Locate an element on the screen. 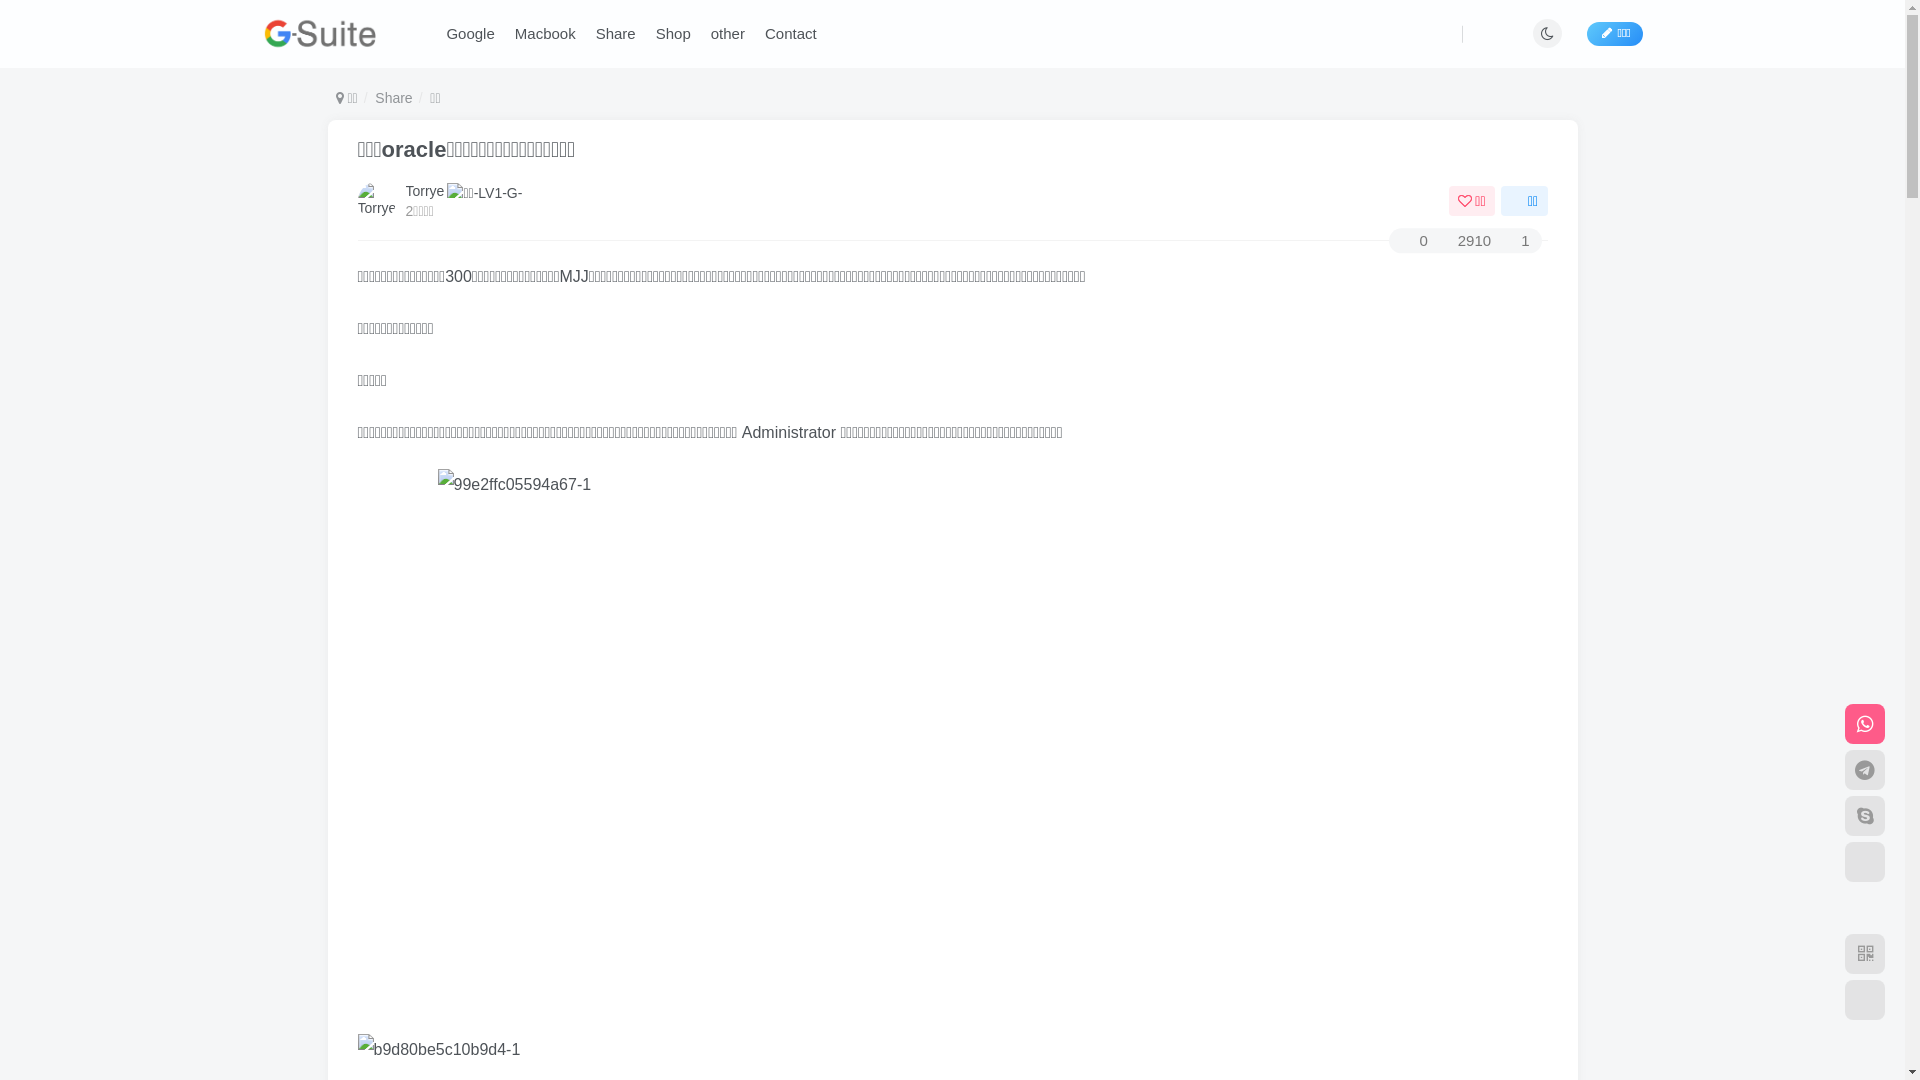  'Share' is located at coordinates (393, 97).